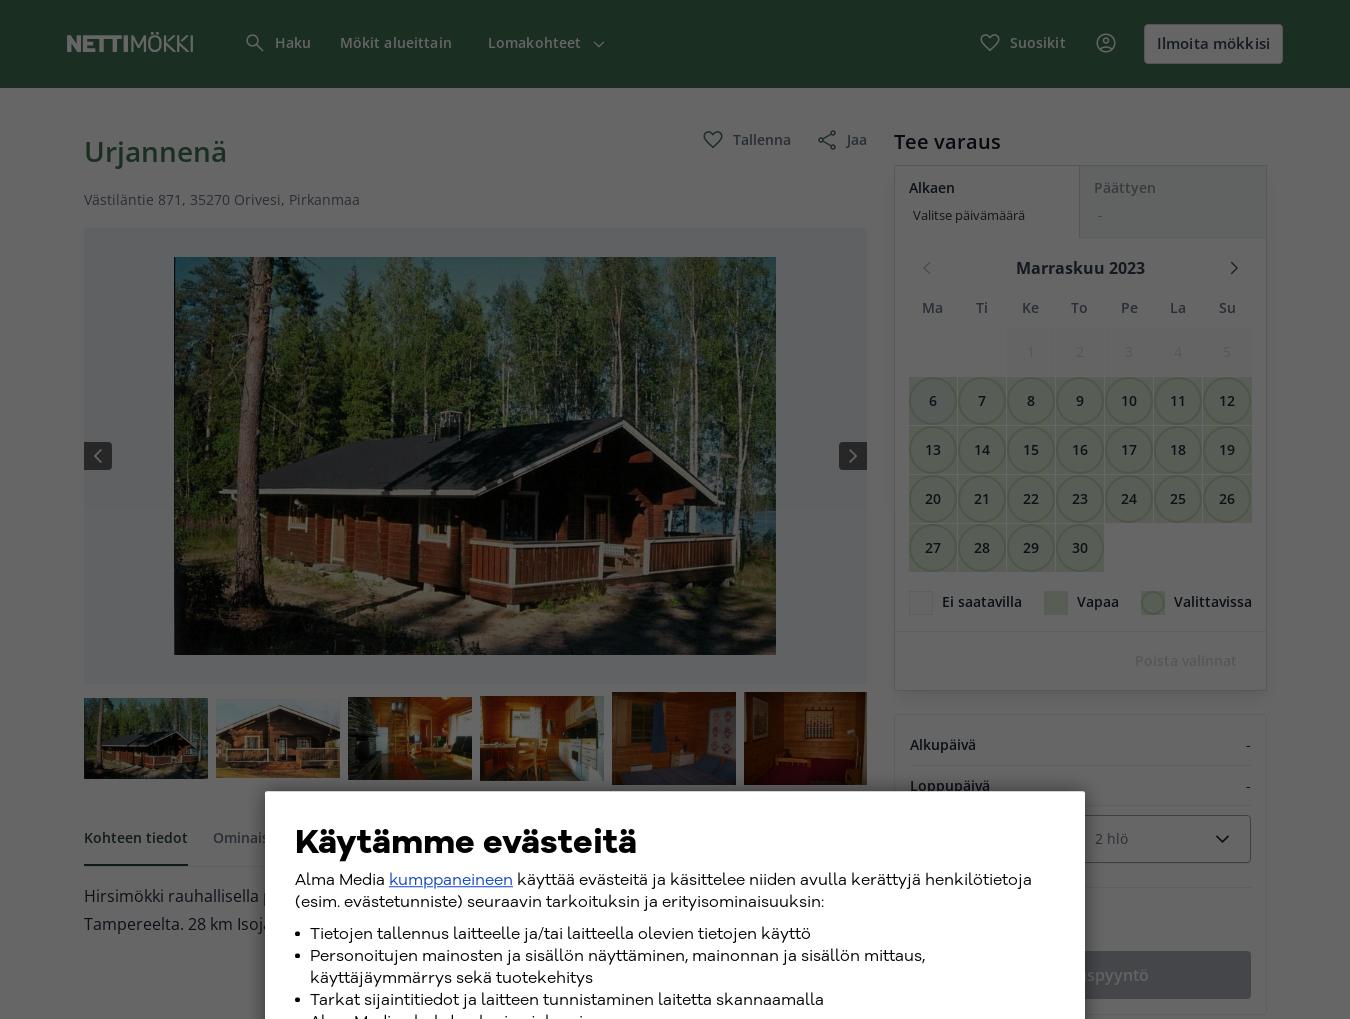  What do you see at coordinates (1226, 449) in the screenshot?
I see `'19'` at bounding box center [1226, 449].